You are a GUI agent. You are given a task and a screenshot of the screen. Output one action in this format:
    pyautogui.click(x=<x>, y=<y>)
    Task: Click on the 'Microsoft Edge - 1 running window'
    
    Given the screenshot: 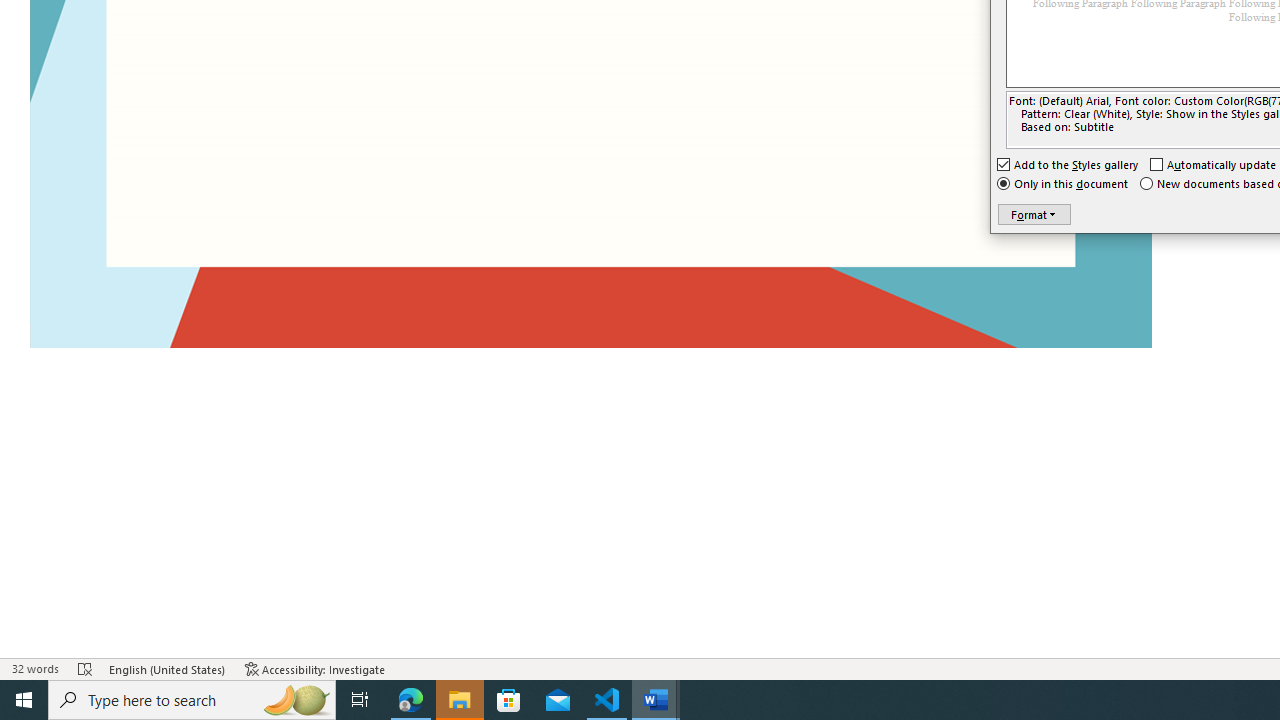 What is the action you would take?
    pyautogui.click(x=410, y=698)
    